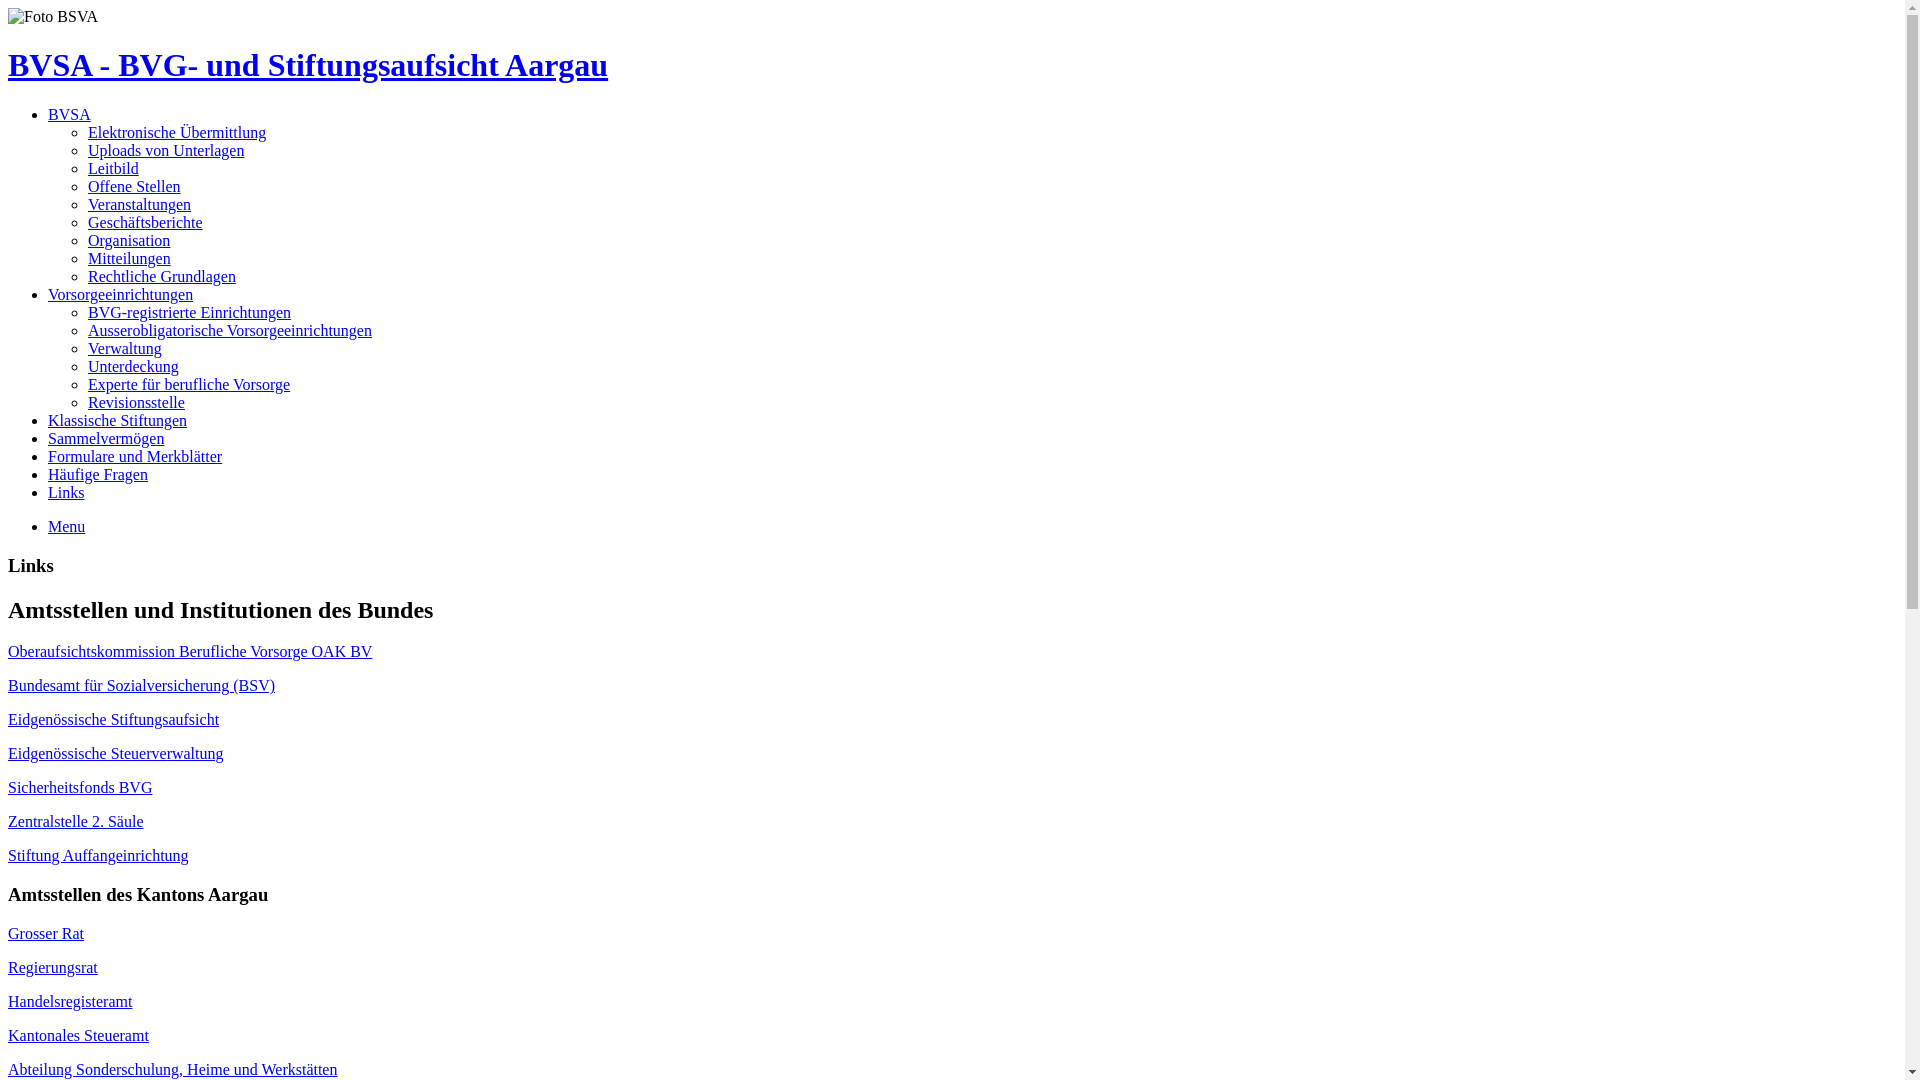 The height and width of the screenshot is (1080, 1920). I want to click on 'Mitteilungen', so click(128, 257).